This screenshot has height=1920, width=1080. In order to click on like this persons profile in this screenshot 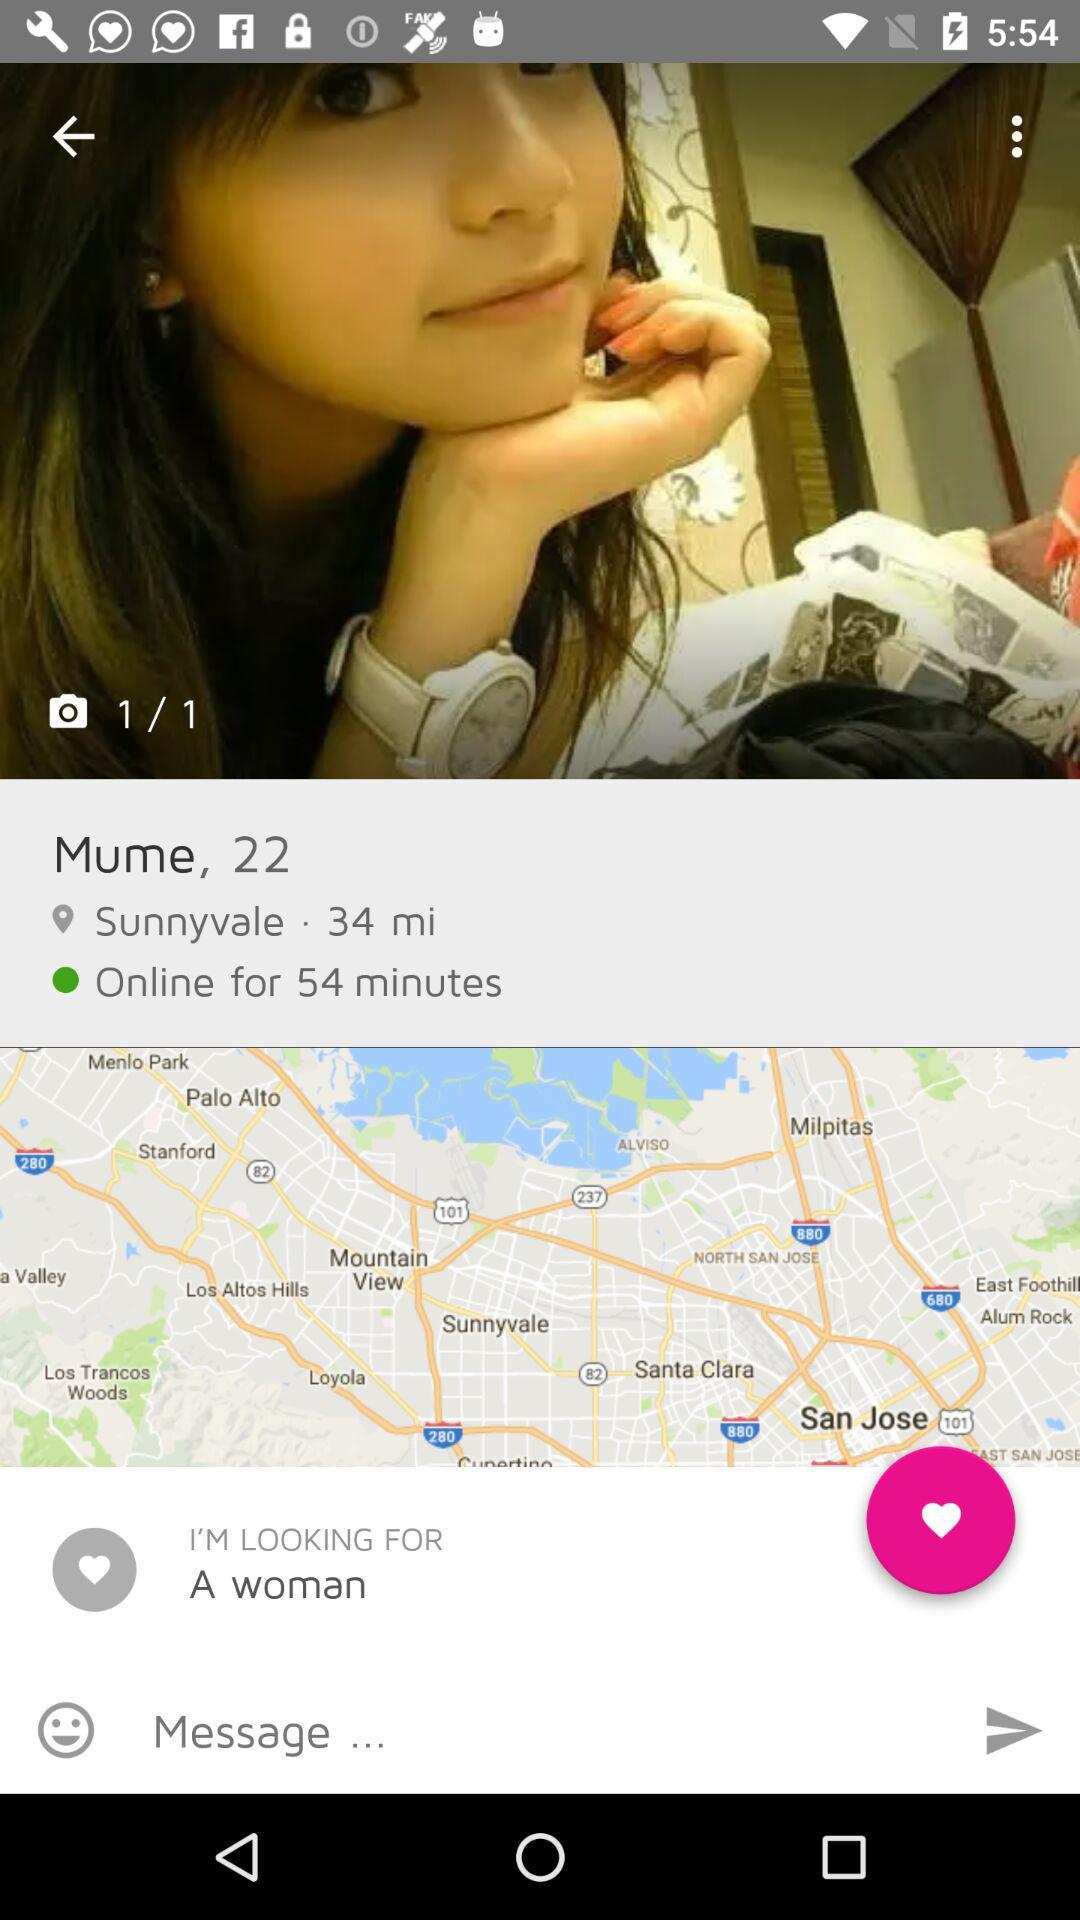, I will do `click(940, 1527)`.